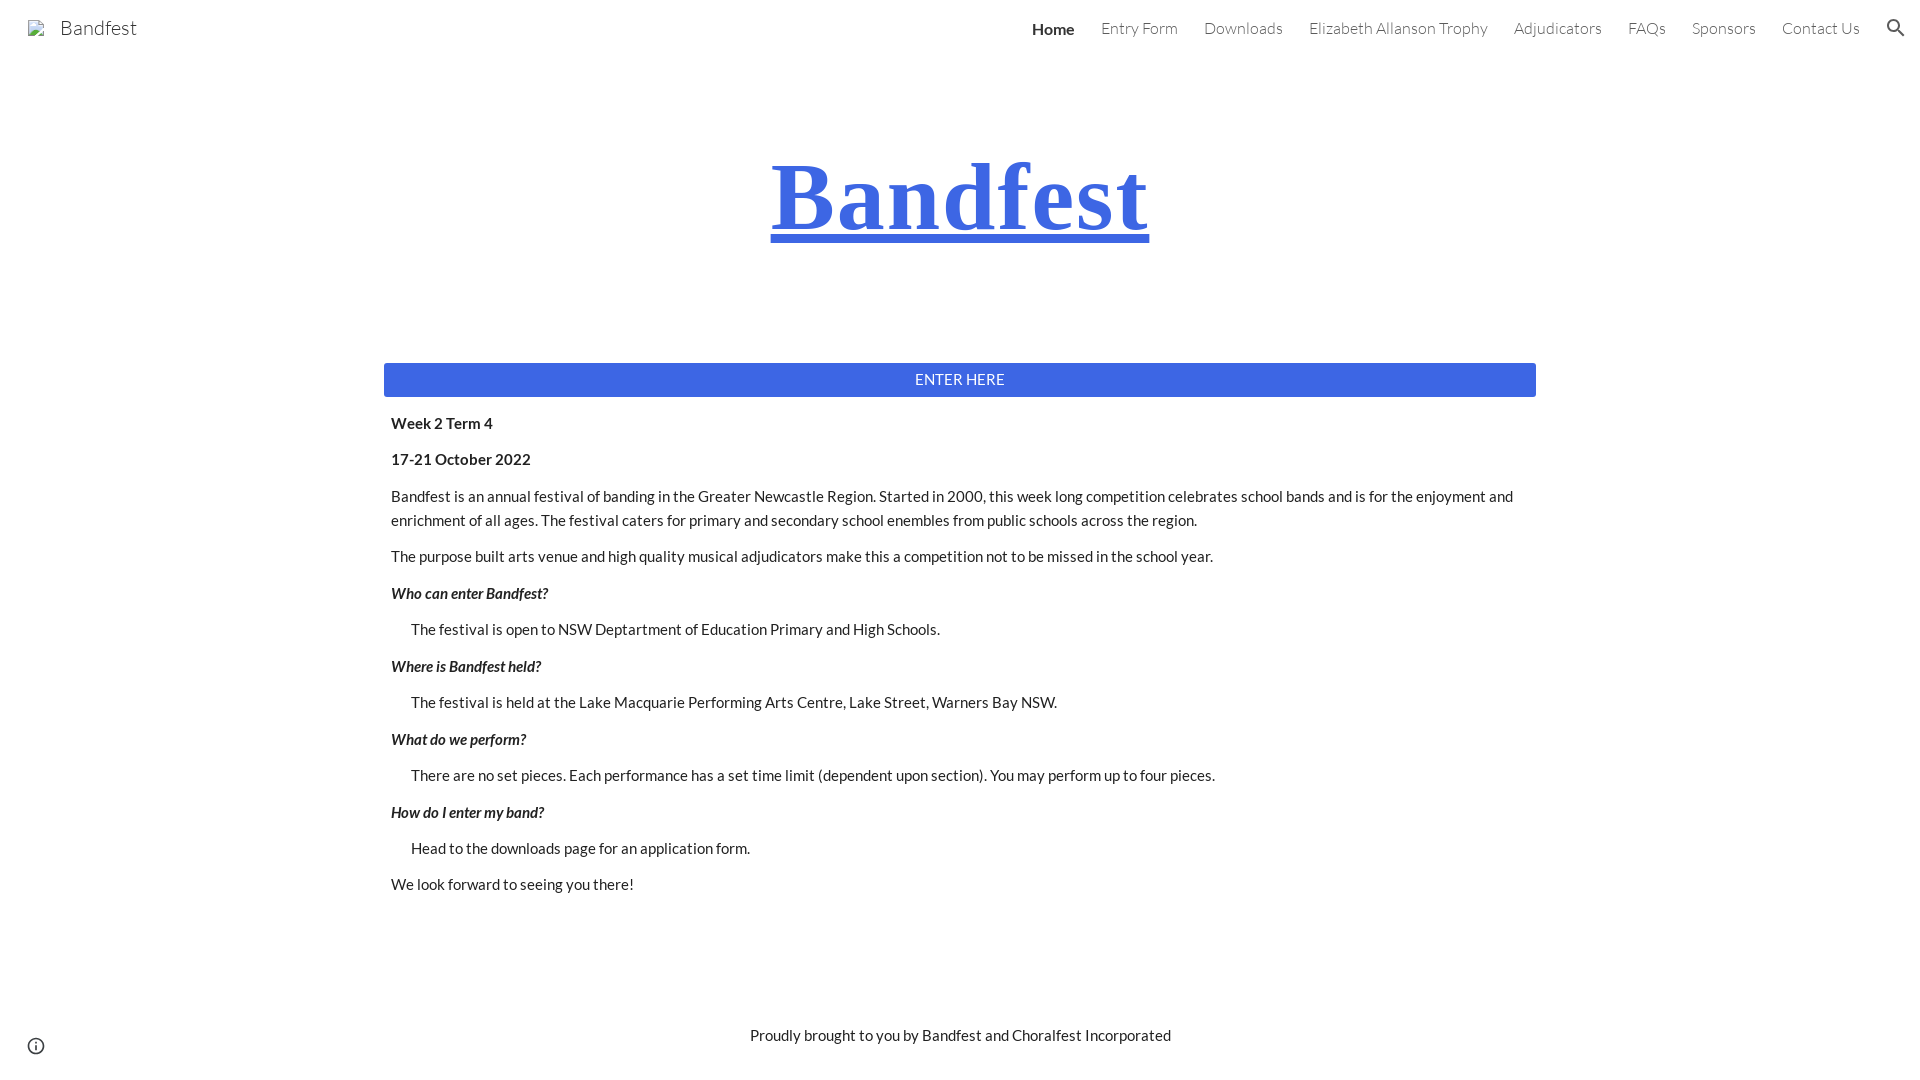 The height and width of the screenshot is (1080, 1920). Describe the element at coordinates (1820, 27) in the screenshot. I see `'Contact Us'` at that location.